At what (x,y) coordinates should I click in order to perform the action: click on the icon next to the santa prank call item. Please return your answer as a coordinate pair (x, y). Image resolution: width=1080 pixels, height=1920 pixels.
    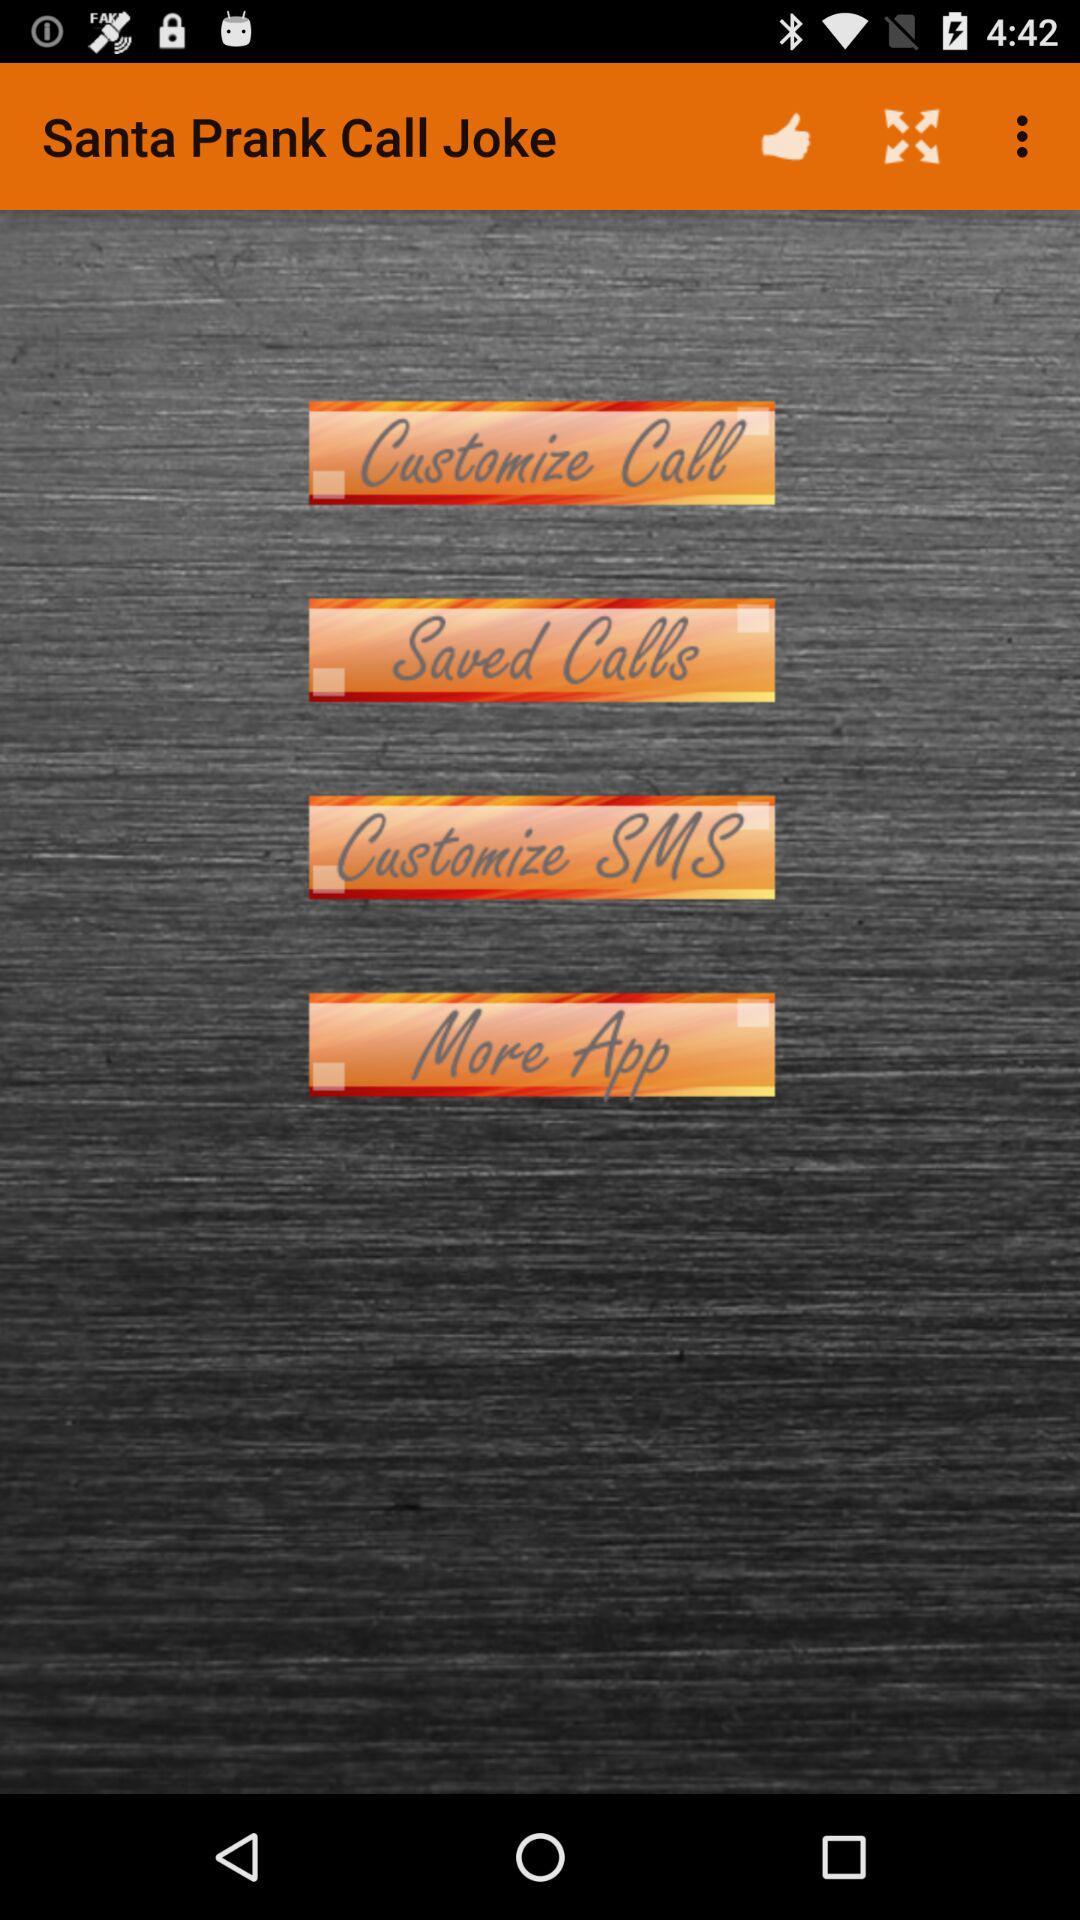
    Looking at the image, I should click on (785, 135).